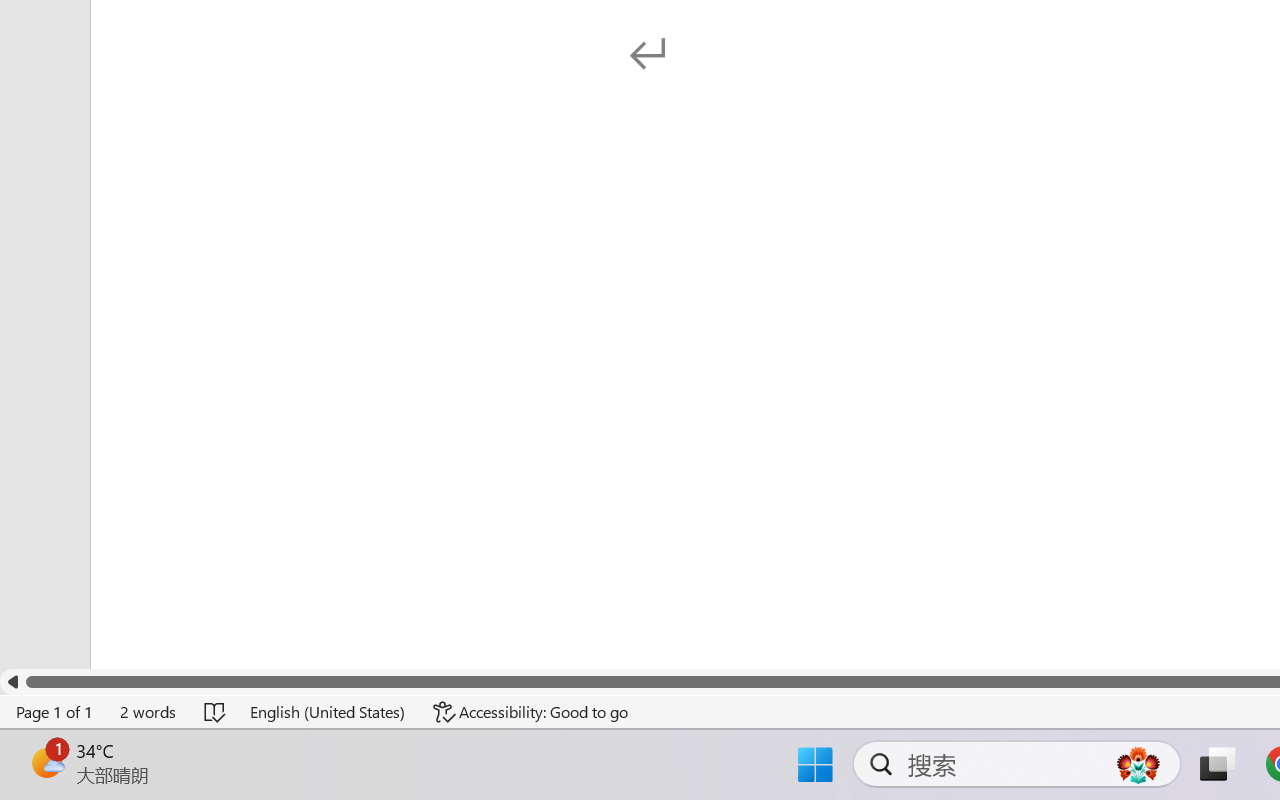 The width and height of the screenshot is (1280, 800). I want to click on 'Column left', so click(12, 682).